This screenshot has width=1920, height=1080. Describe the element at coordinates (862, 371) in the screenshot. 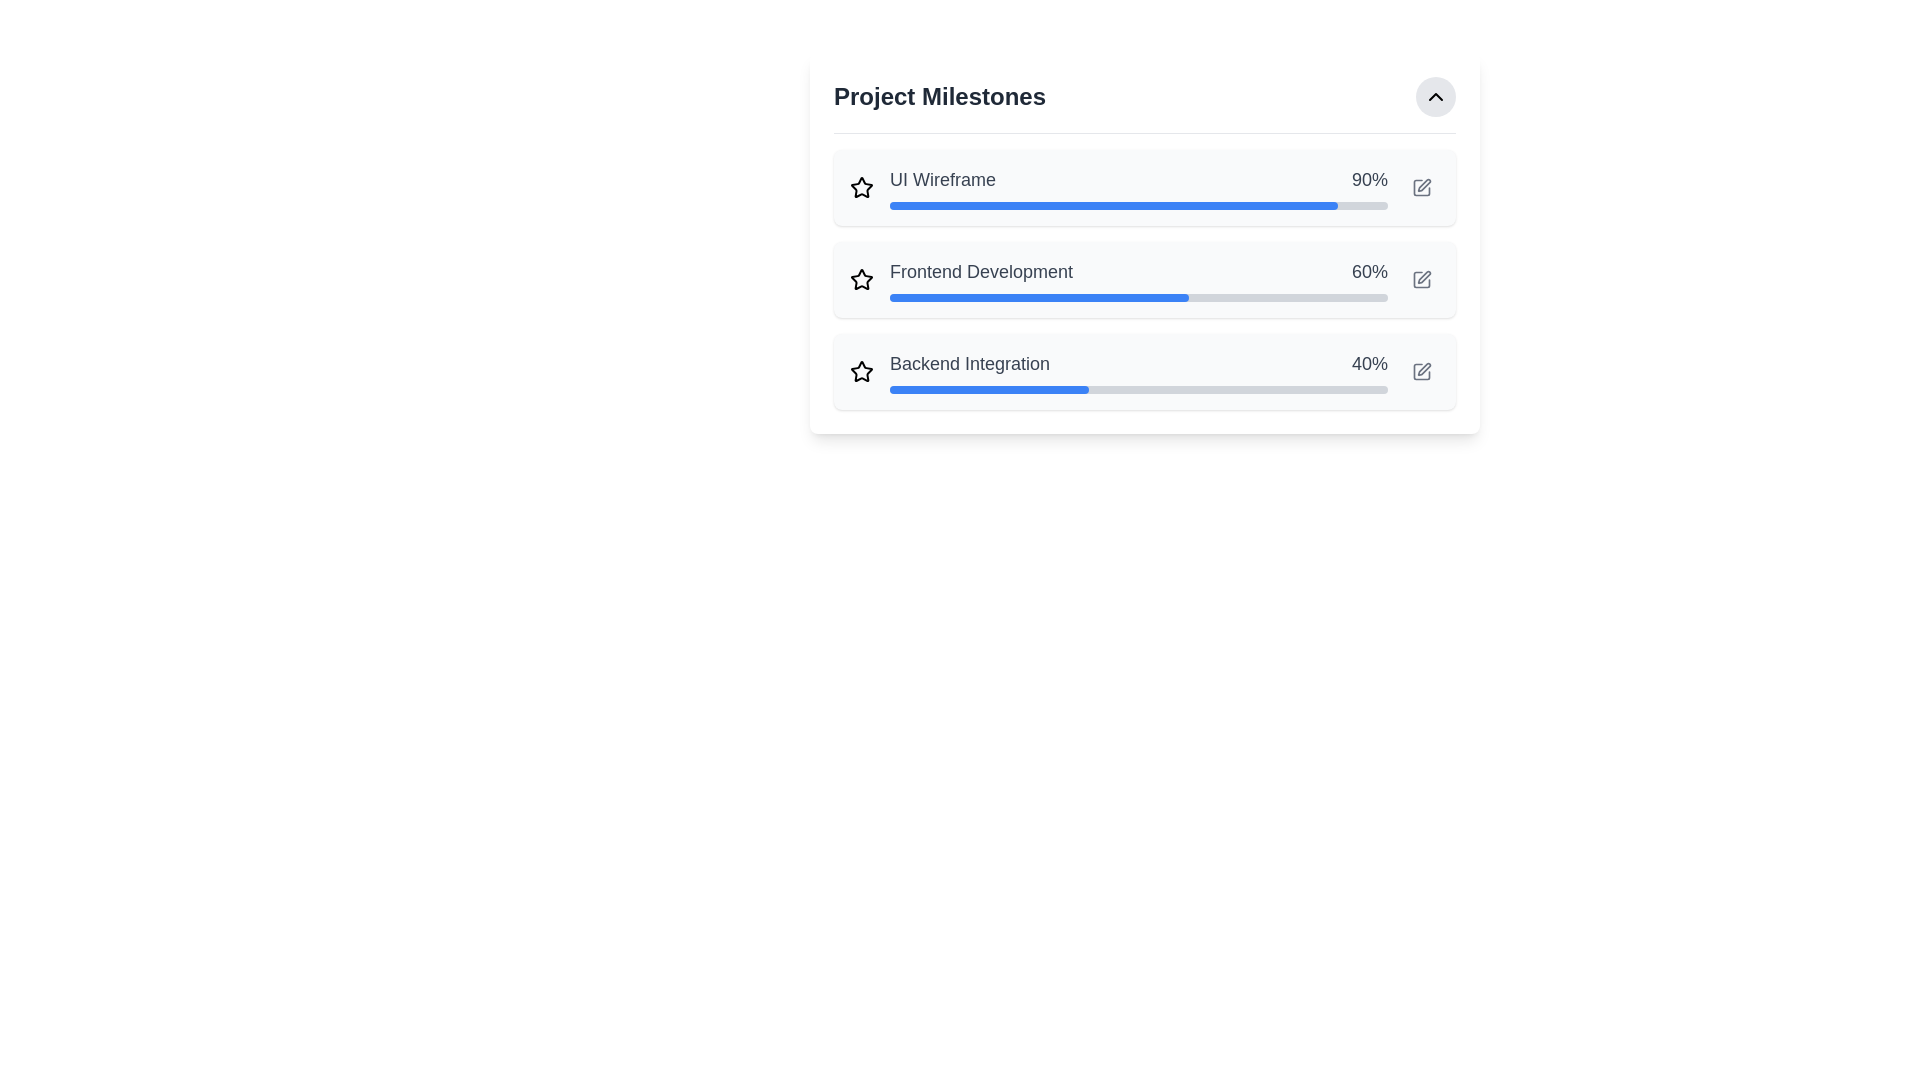

I see `the star icon located to the left of the 'Backend Integration' text to mark the milestone as important or favorited` at that location.